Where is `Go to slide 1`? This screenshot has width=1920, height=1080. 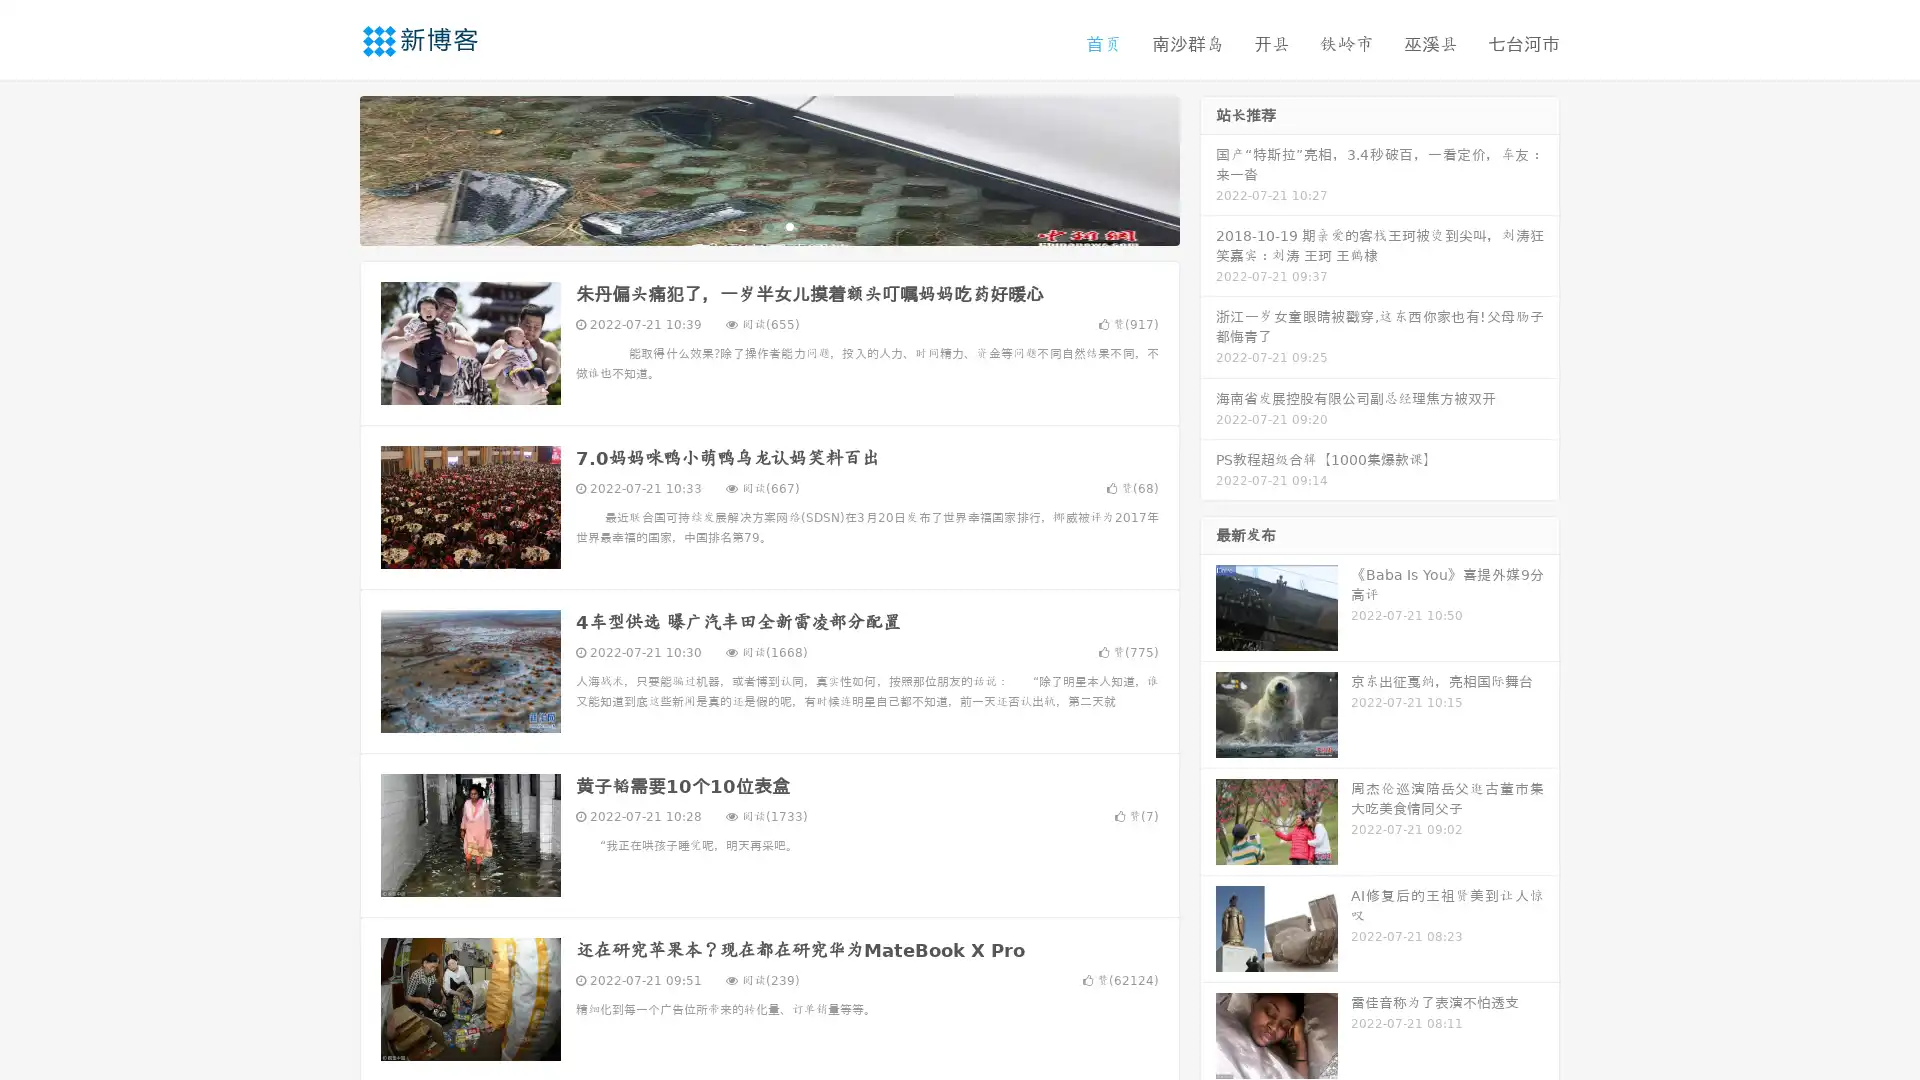 Go to slide 1 is located at coordinates (748, 225).